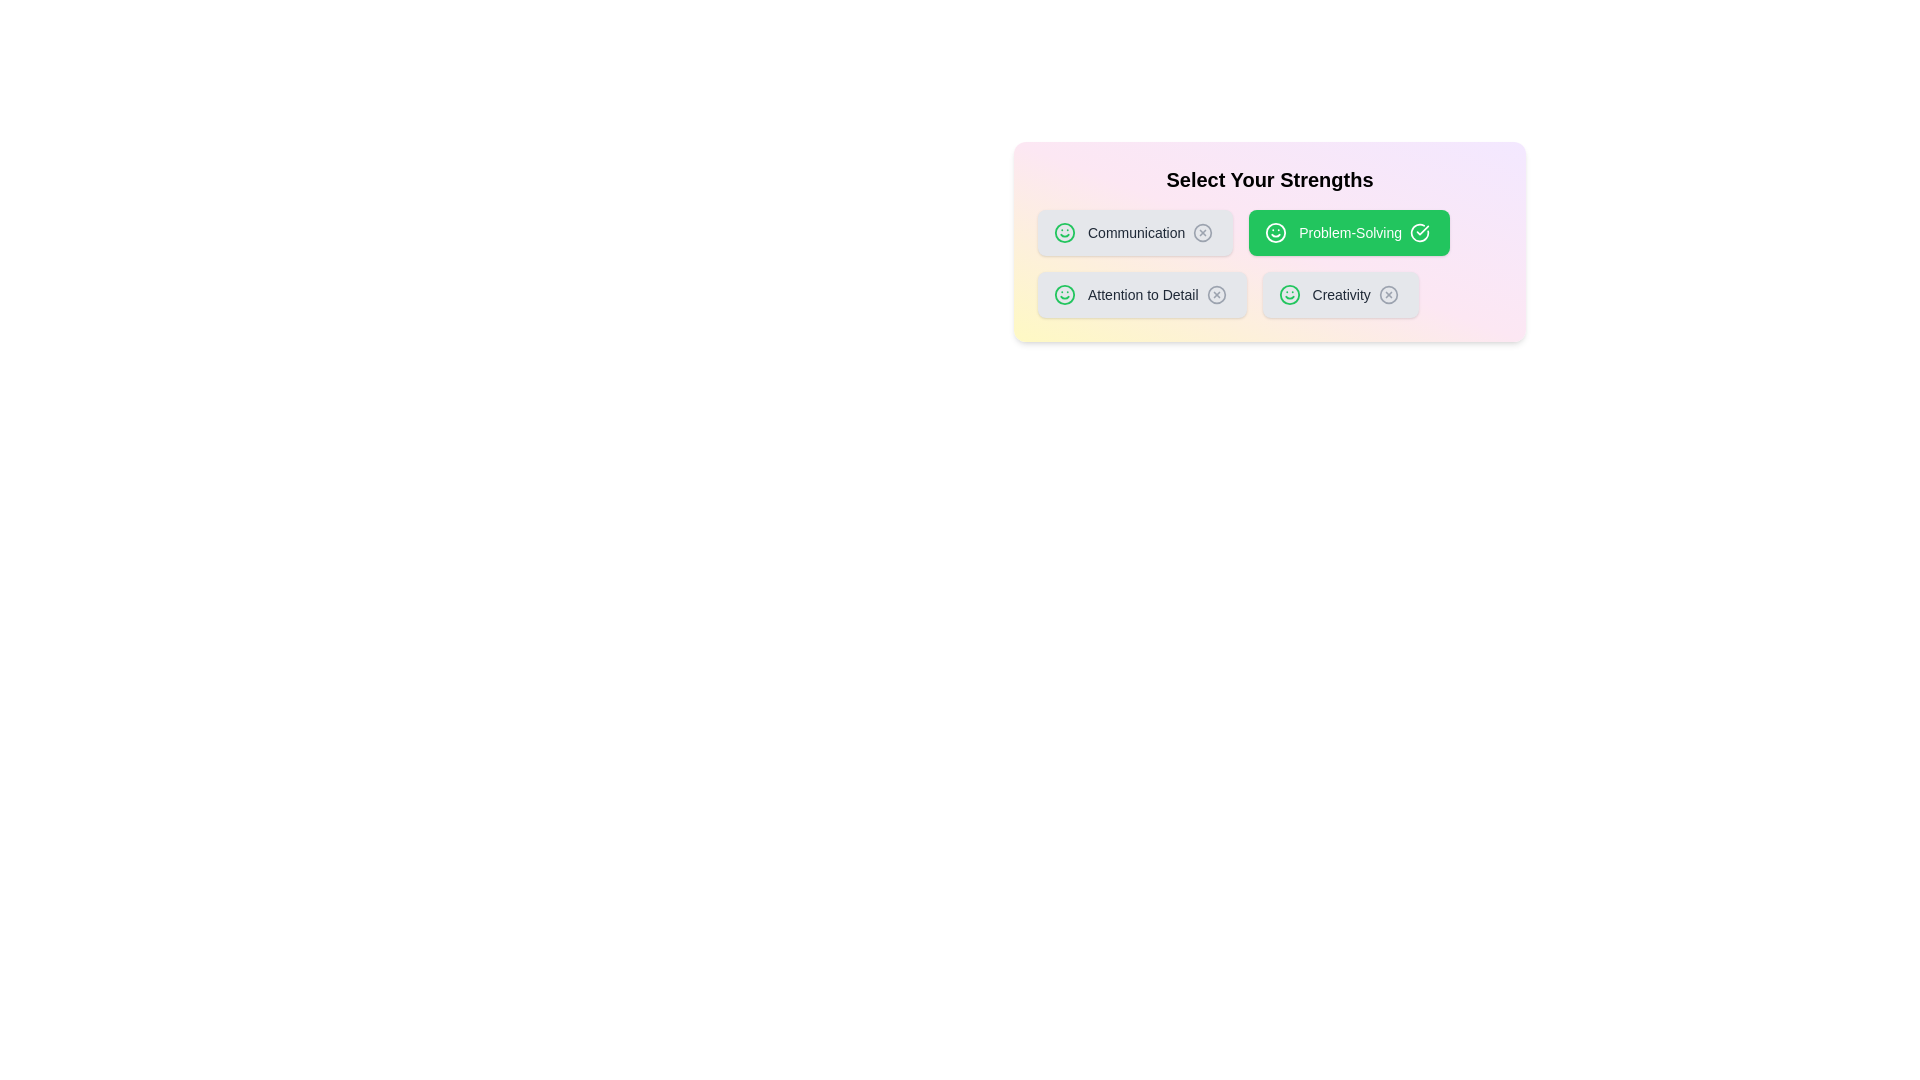  Describe the element at coordinates (1269, 180) in the screenshot. I see `the title of the component, which is 'Select Your Strengths'` at that location.